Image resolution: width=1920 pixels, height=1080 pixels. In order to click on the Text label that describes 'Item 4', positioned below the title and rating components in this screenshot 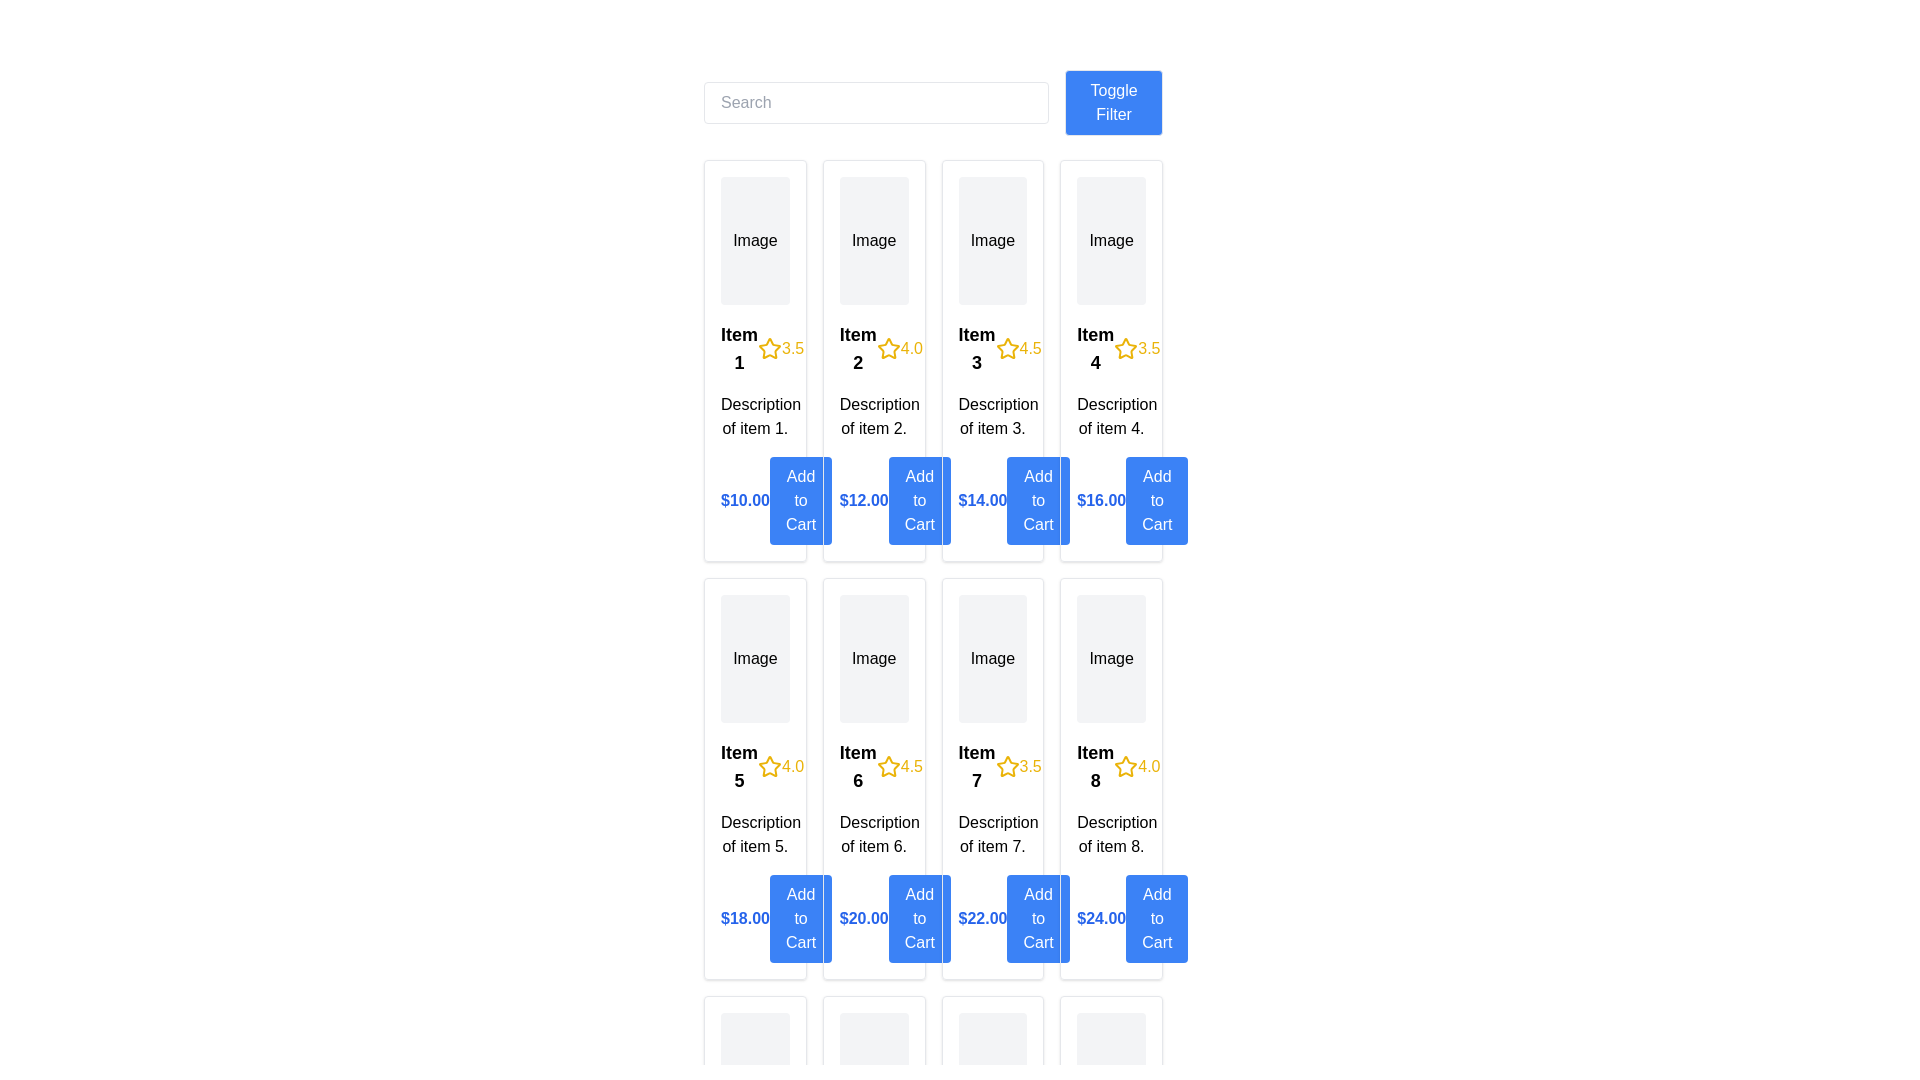, I will do `click(1110, 415)`.